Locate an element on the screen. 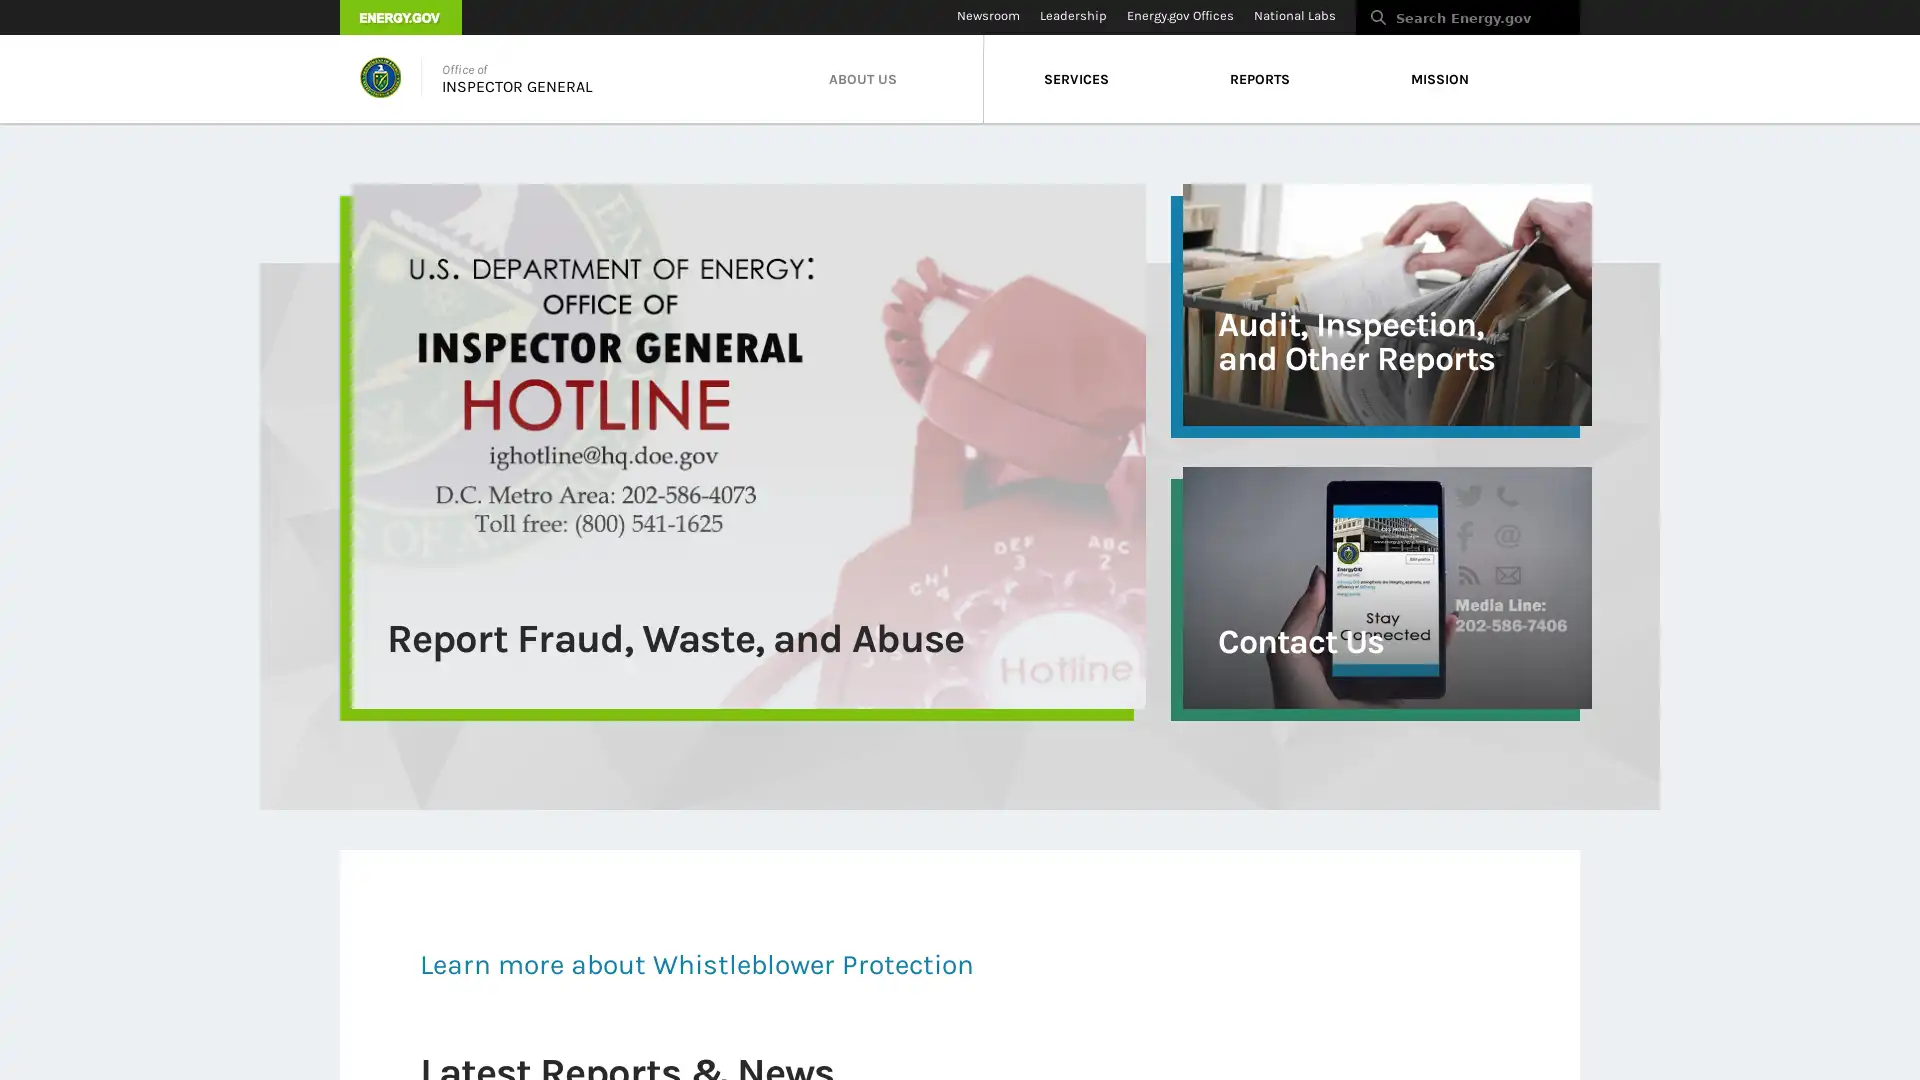 This screenshot has width=1920, height=1080. SEARCH is located at coordinates (1601, 23).